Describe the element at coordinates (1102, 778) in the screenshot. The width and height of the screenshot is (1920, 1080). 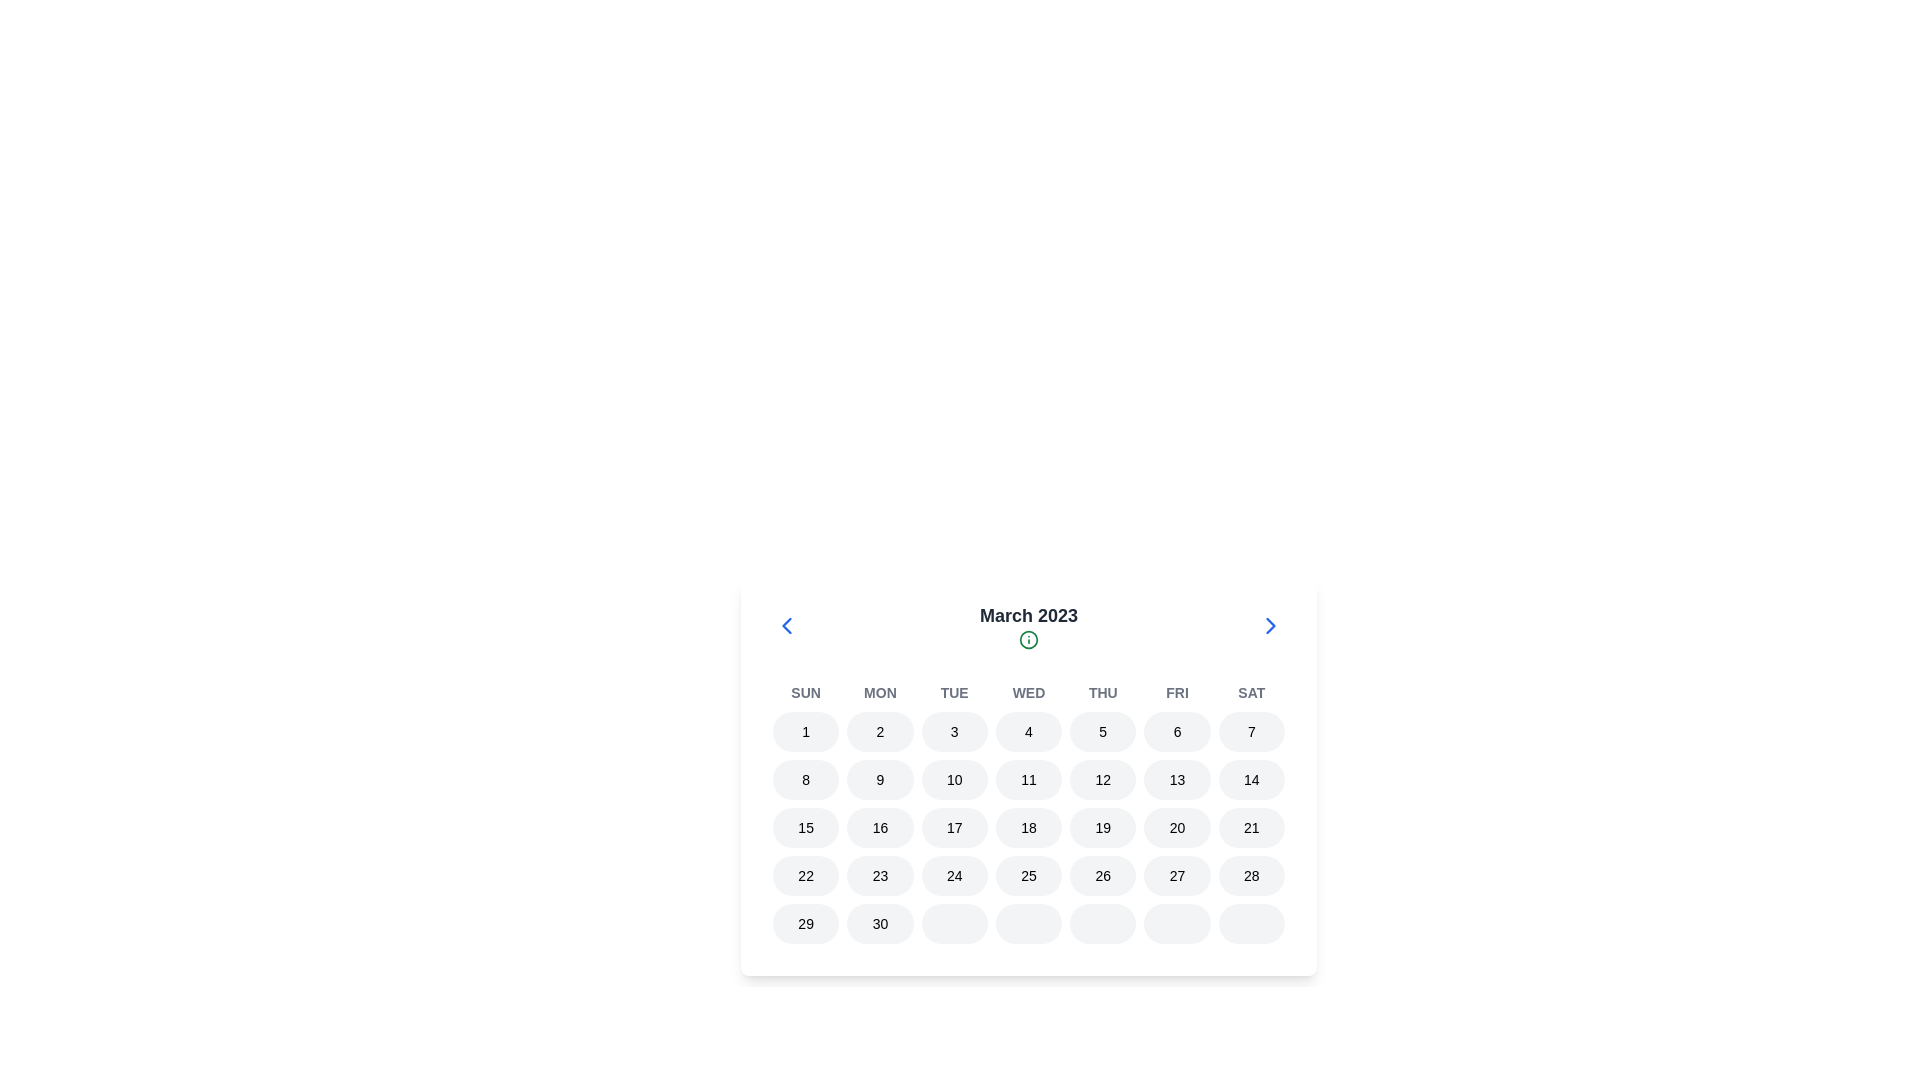
I see `the circular button labeled '12' with a light gray background` at that location.